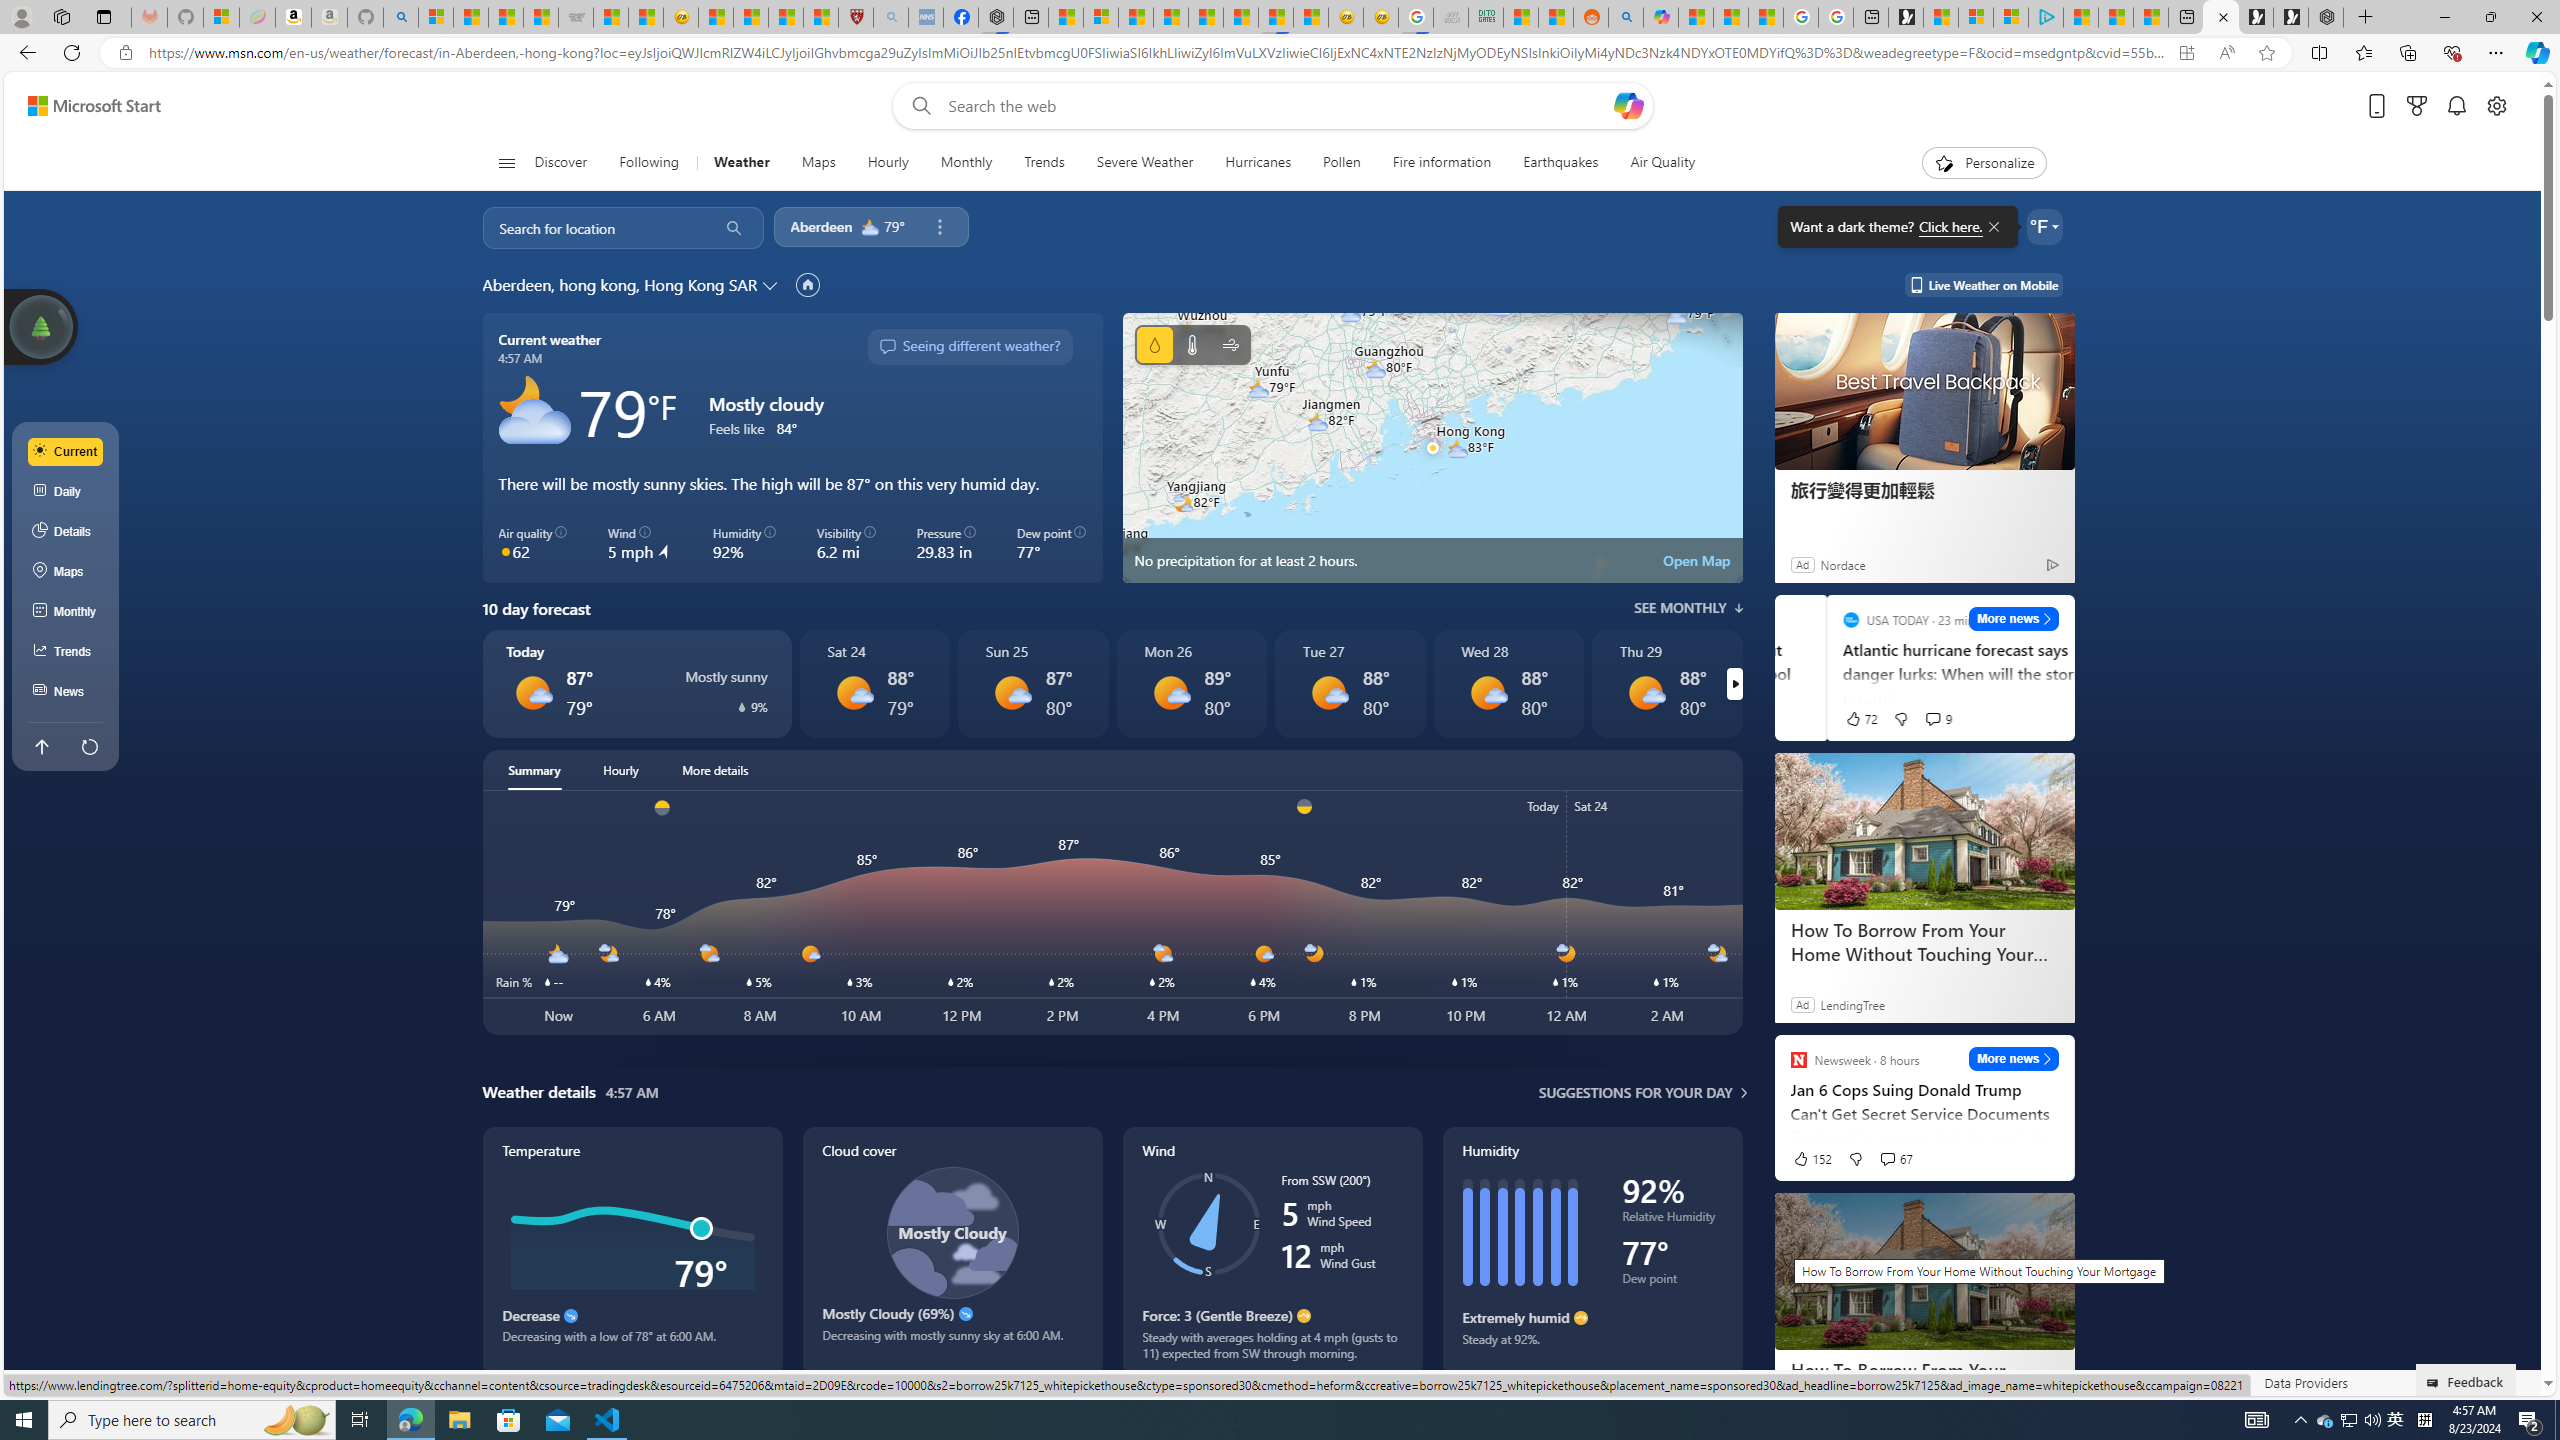 The height and width of the screenshot is (1440, 2560). I want to click on 'Air Quality', so click(1652, 162).